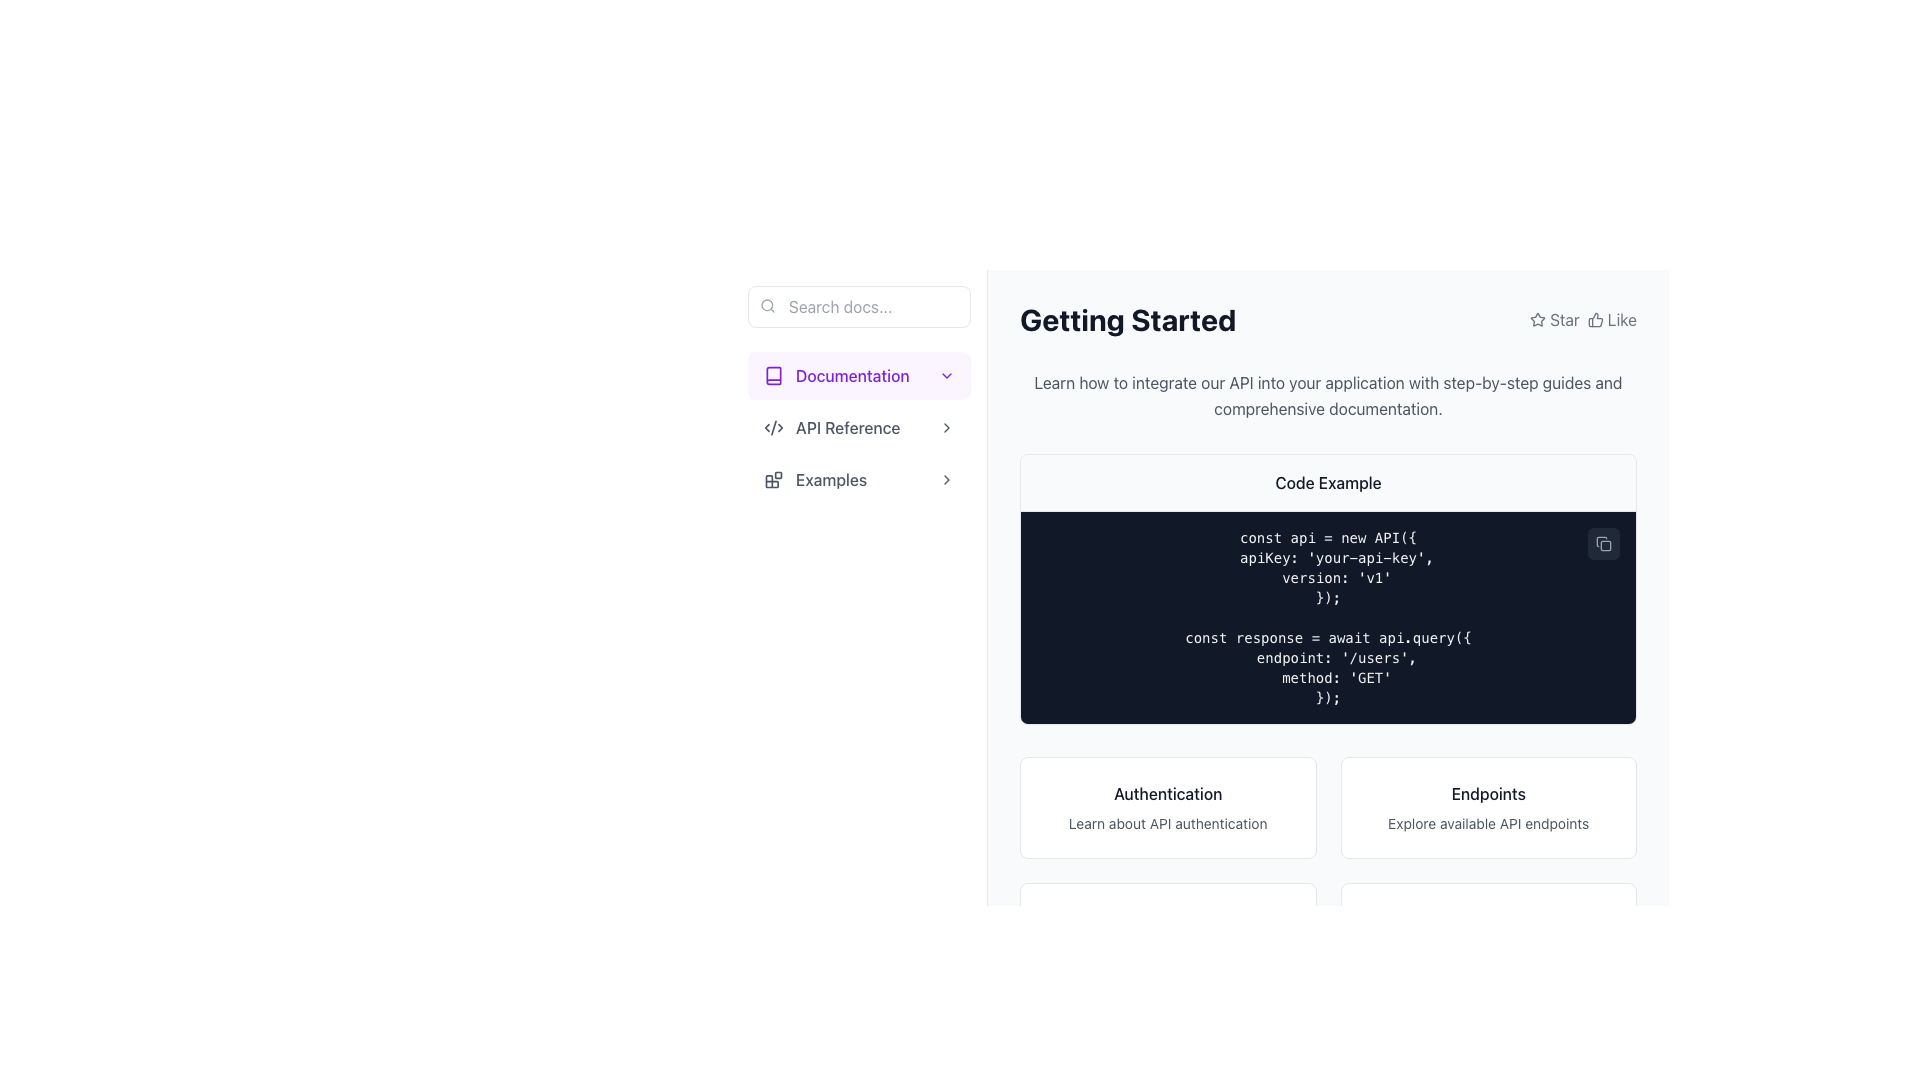  I want to click on the Chevron-right icon, which is a small right-pointing triangular arrowhead located on the rightmost side of the 'Examples' button, so click(945, 479).